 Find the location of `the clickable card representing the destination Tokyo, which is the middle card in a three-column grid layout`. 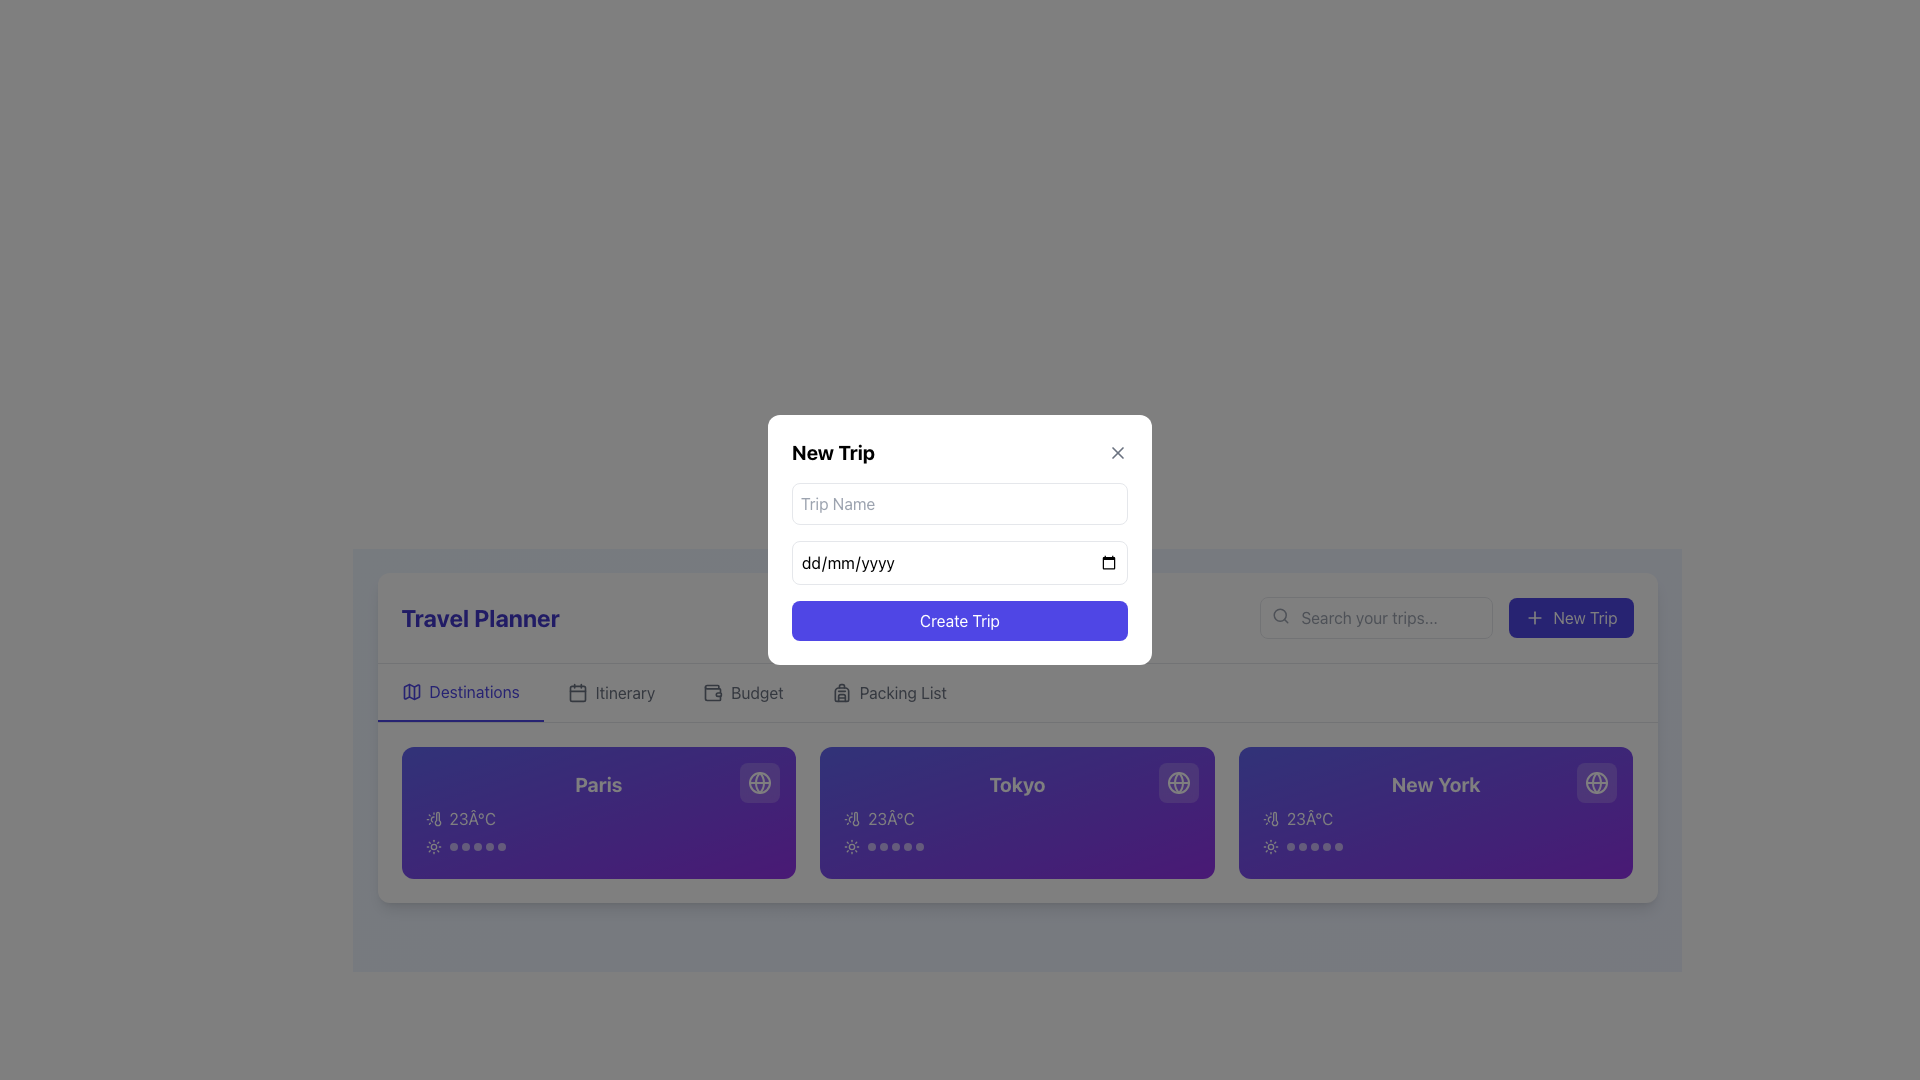

the clickable card representing the destination Tokyo, which is the middle card in a three-column grid layout is located at coordinates (1017, 813).